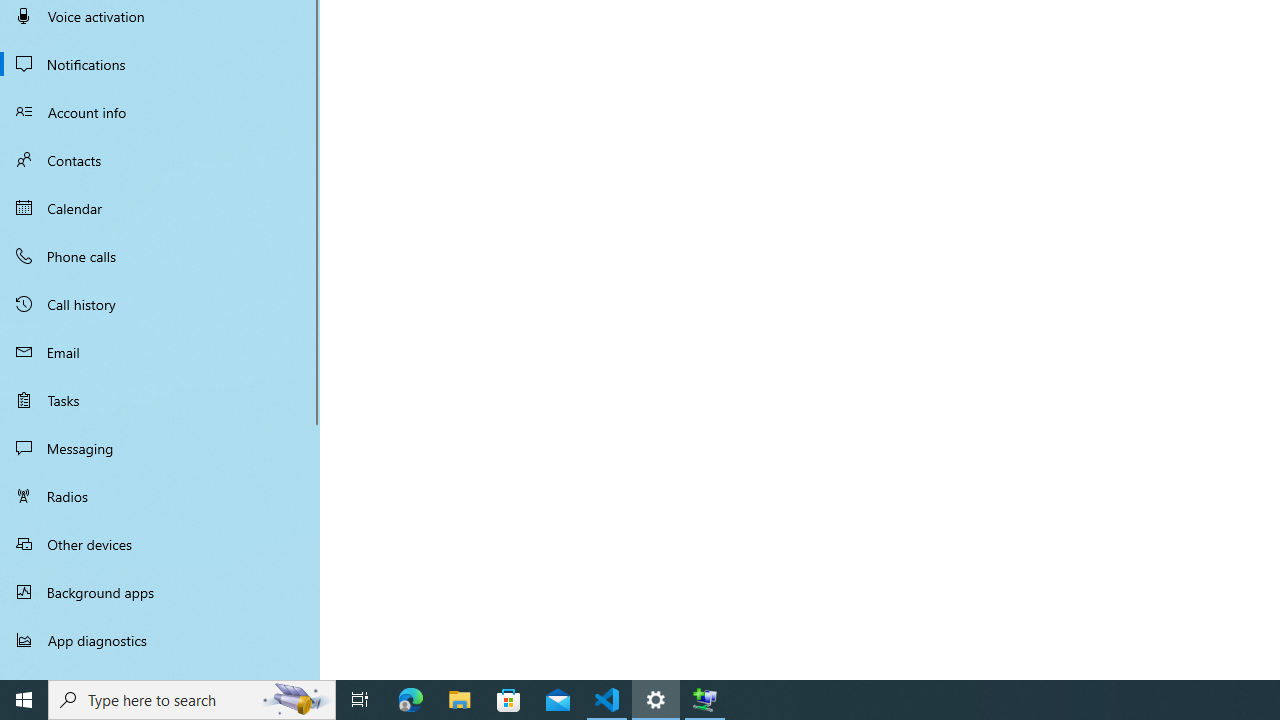 This screenshot has width=1280, height=720. Describe the element at coordinates (160, 304) in the screenshot. I see `'Call history'` at that location.